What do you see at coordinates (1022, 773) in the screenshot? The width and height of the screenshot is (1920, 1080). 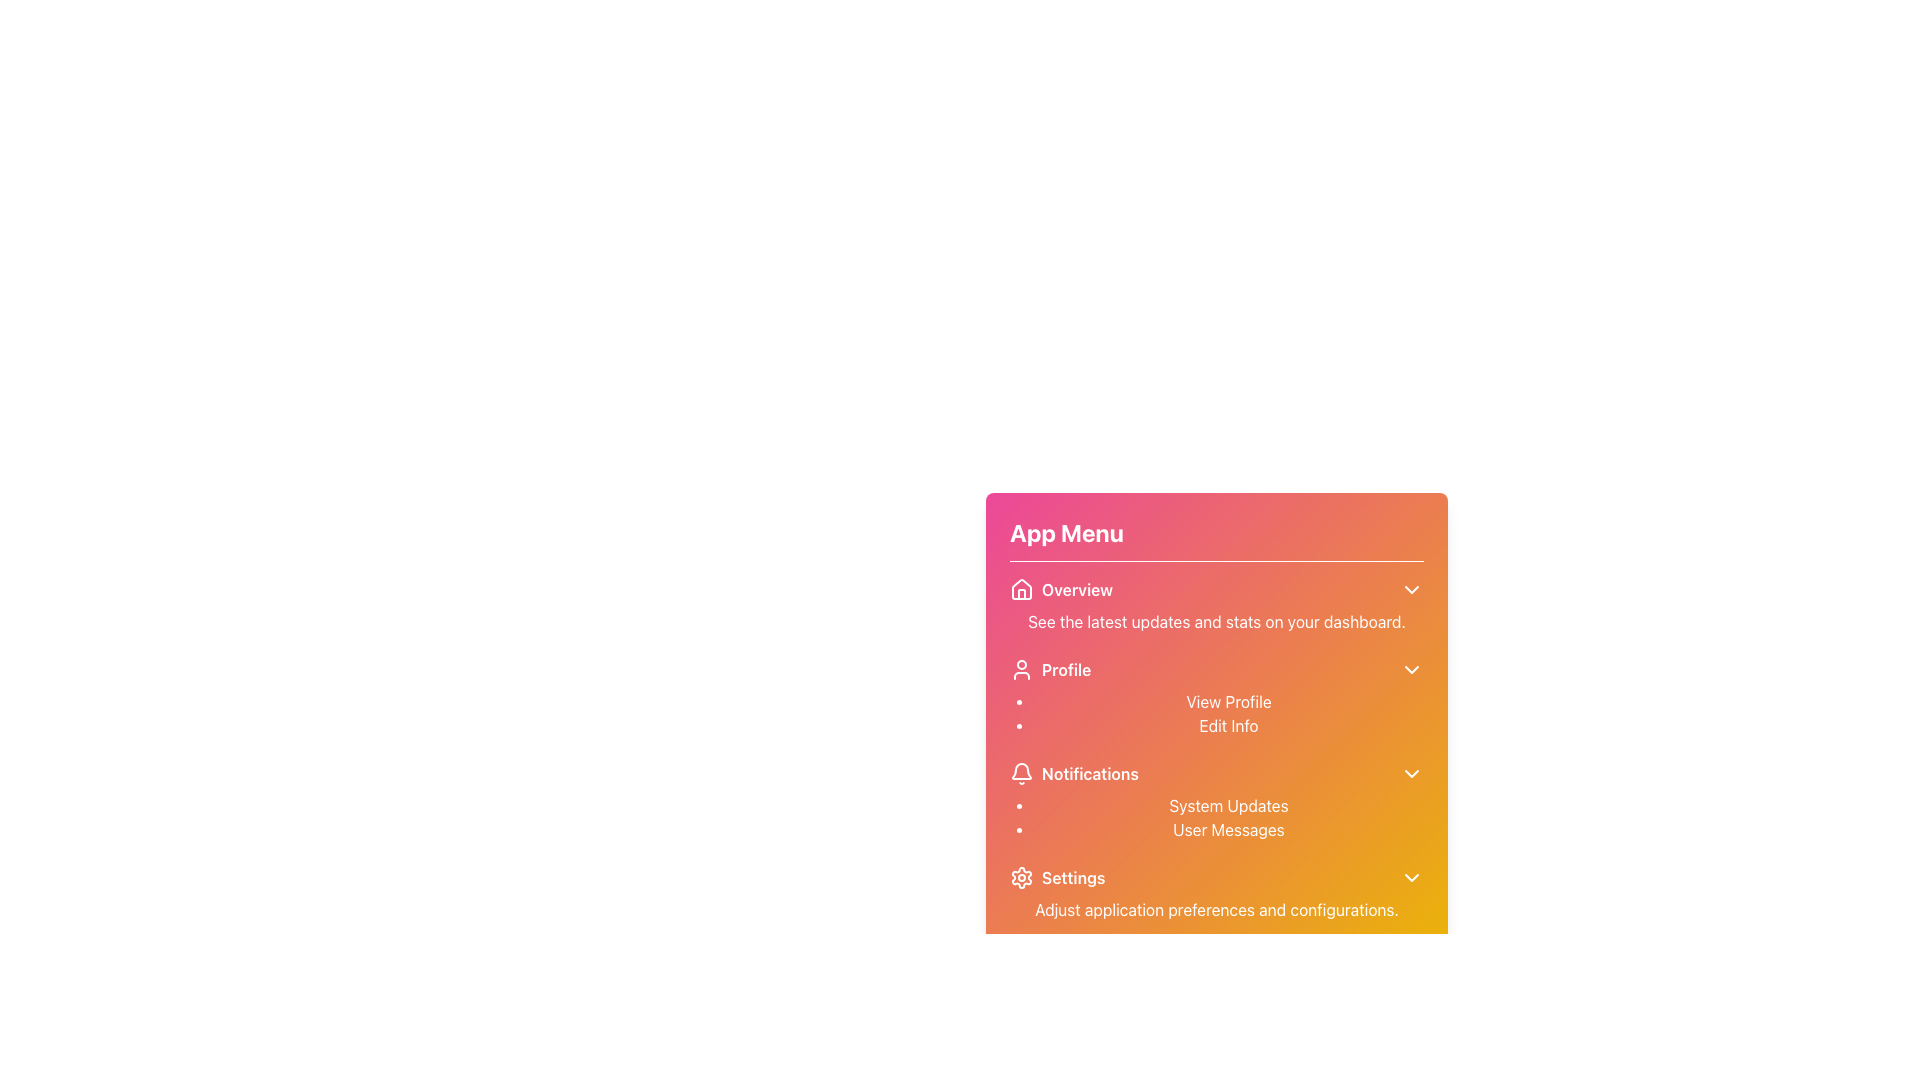 I see `the bell icon, which is styled with a thin outline and is located to the left of the 'Notifications' text in the application menu panel` at bounding box center [1022, 773].